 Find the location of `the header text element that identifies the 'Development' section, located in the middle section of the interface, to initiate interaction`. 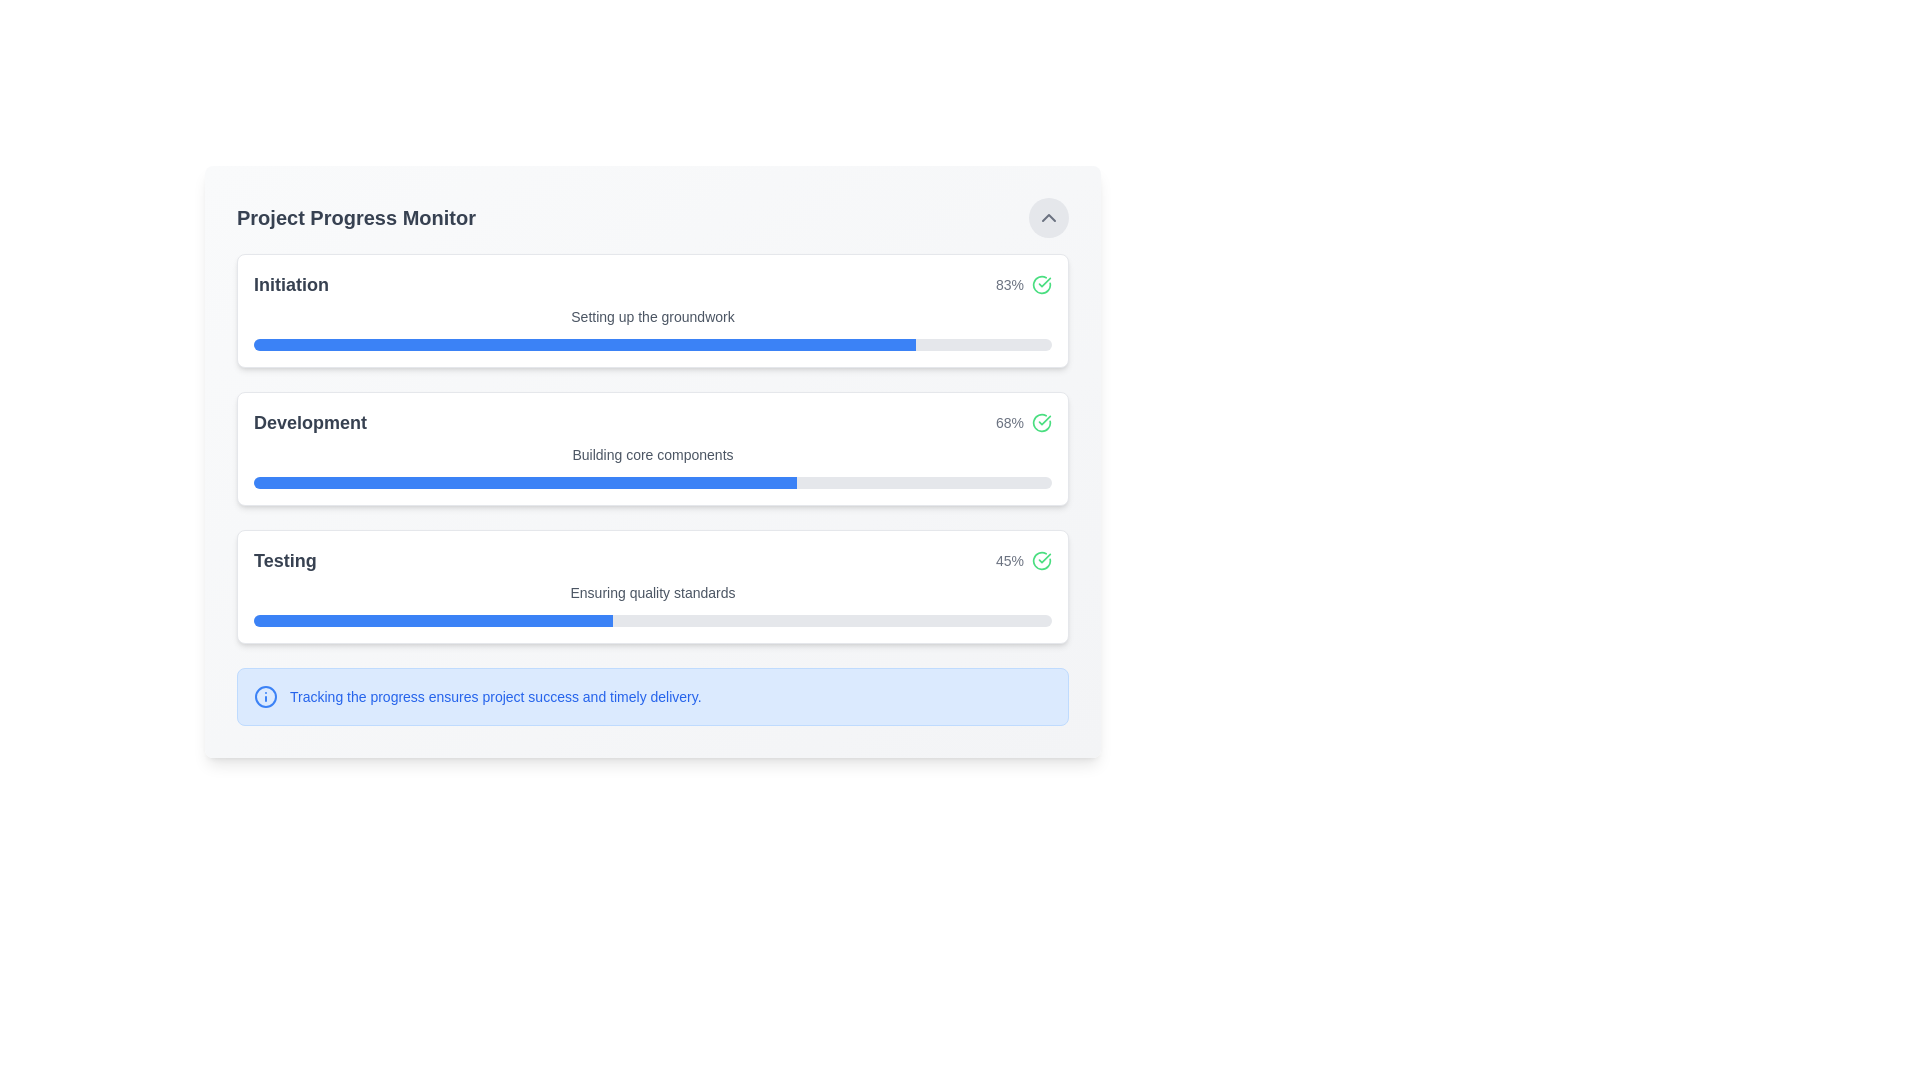

the header text element that identifies the 'Development' section, located in the middle section of the interface, to initiate interaction is located at coordinates (309, 422).